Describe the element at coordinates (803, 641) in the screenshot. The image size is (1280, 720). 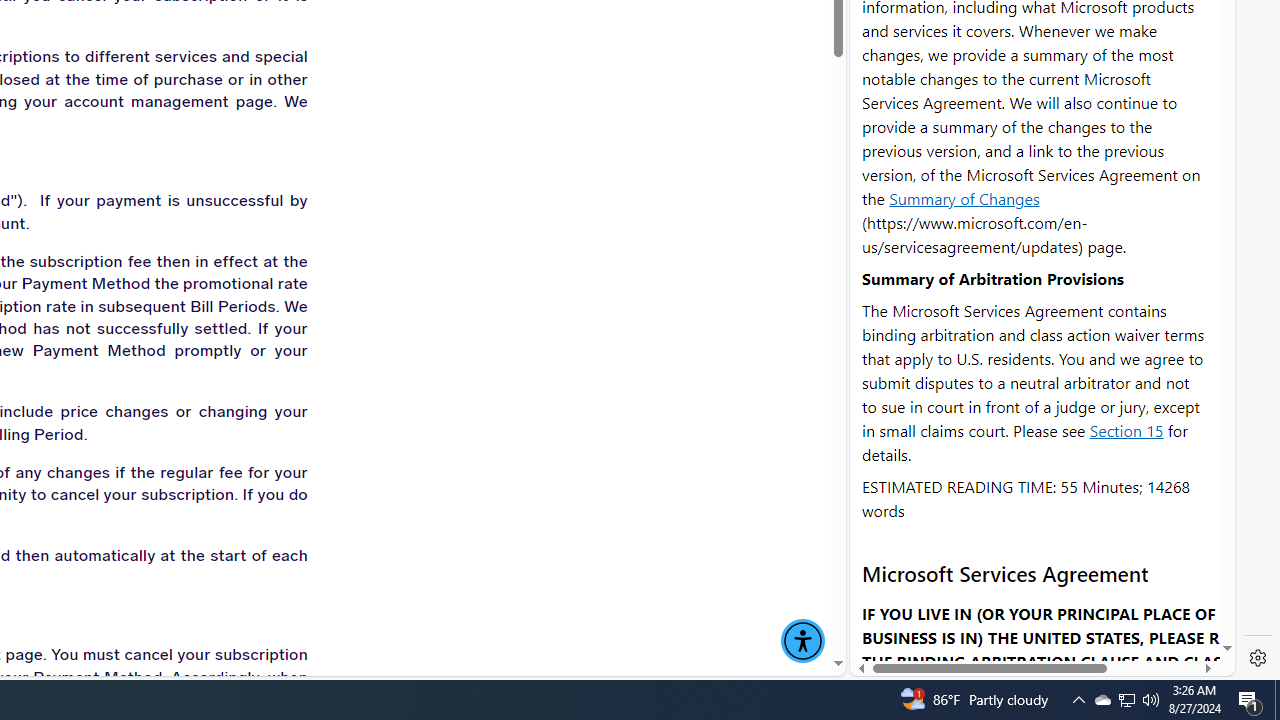
I see `'Accessibility Menu'` at that location.